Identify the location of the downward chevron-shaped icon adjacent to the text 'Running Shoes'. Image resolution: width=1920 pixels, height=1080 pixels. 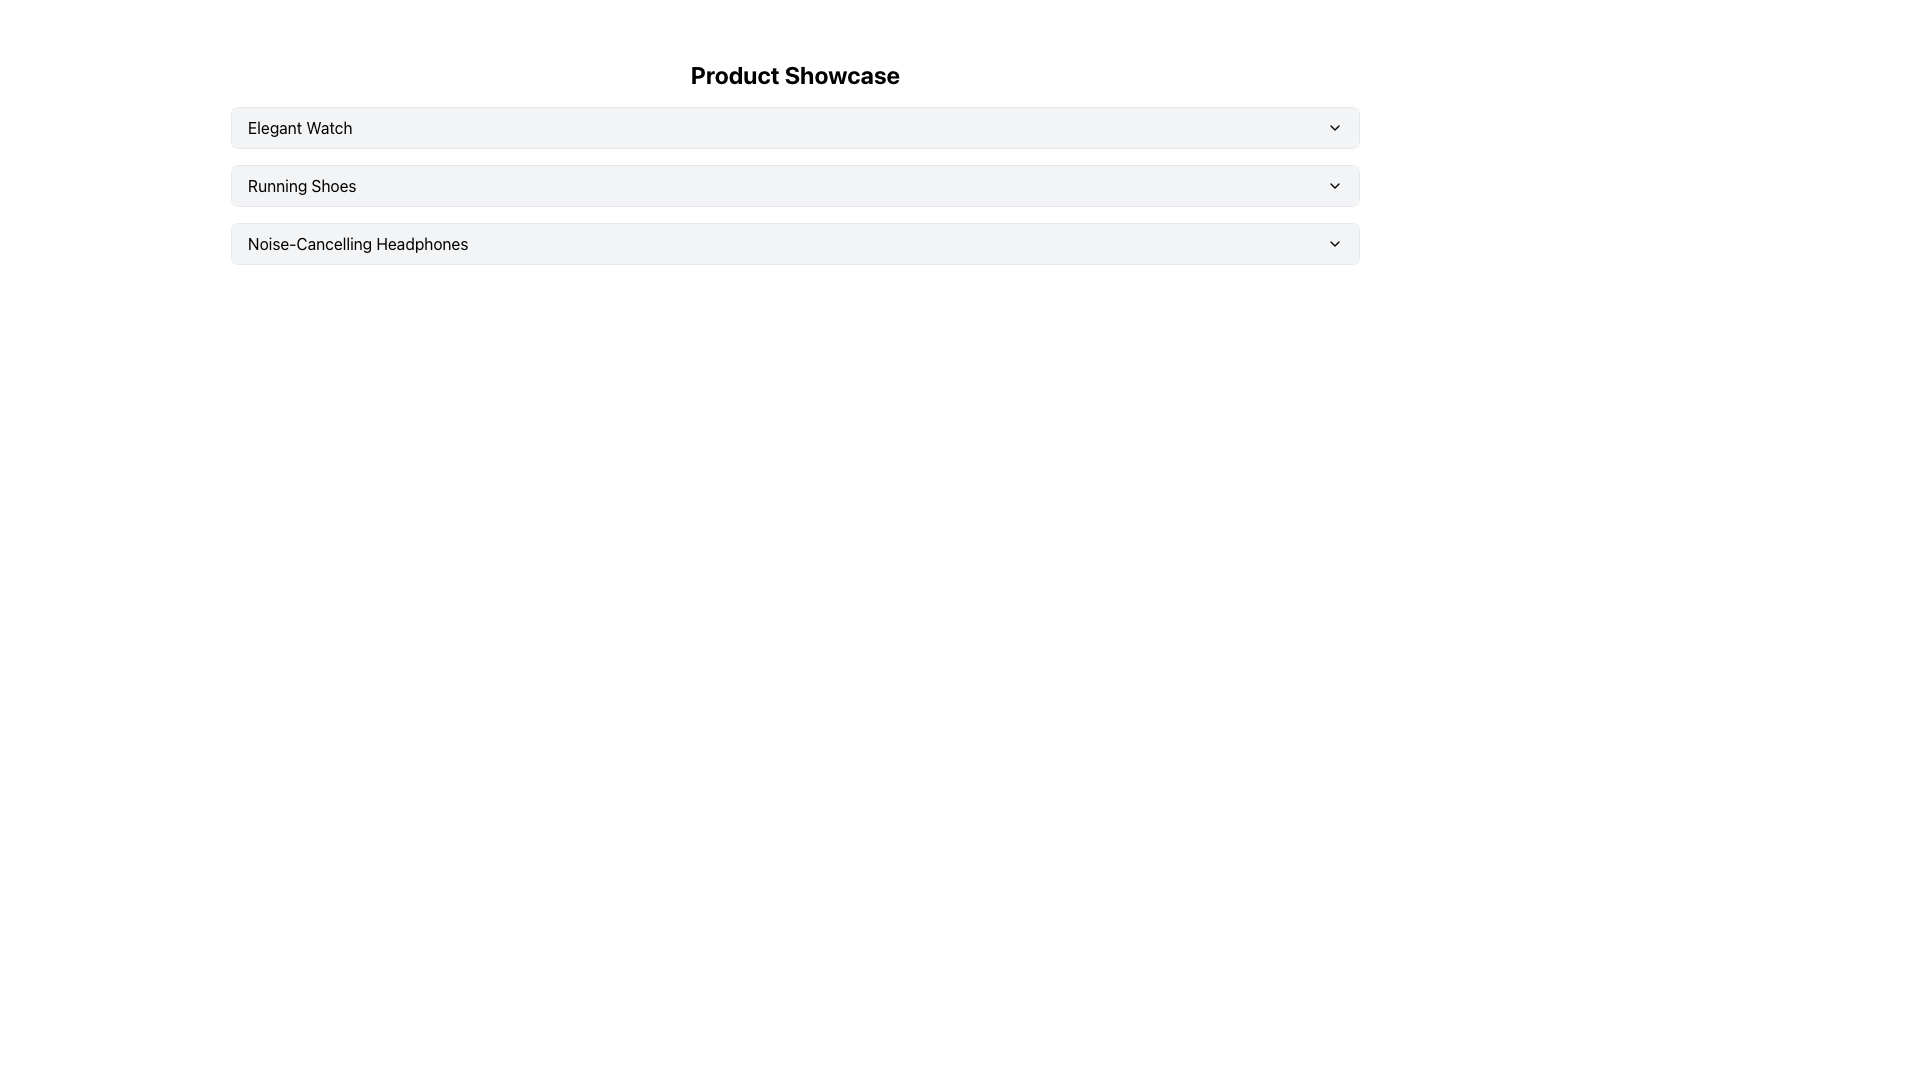
(1334, 185).